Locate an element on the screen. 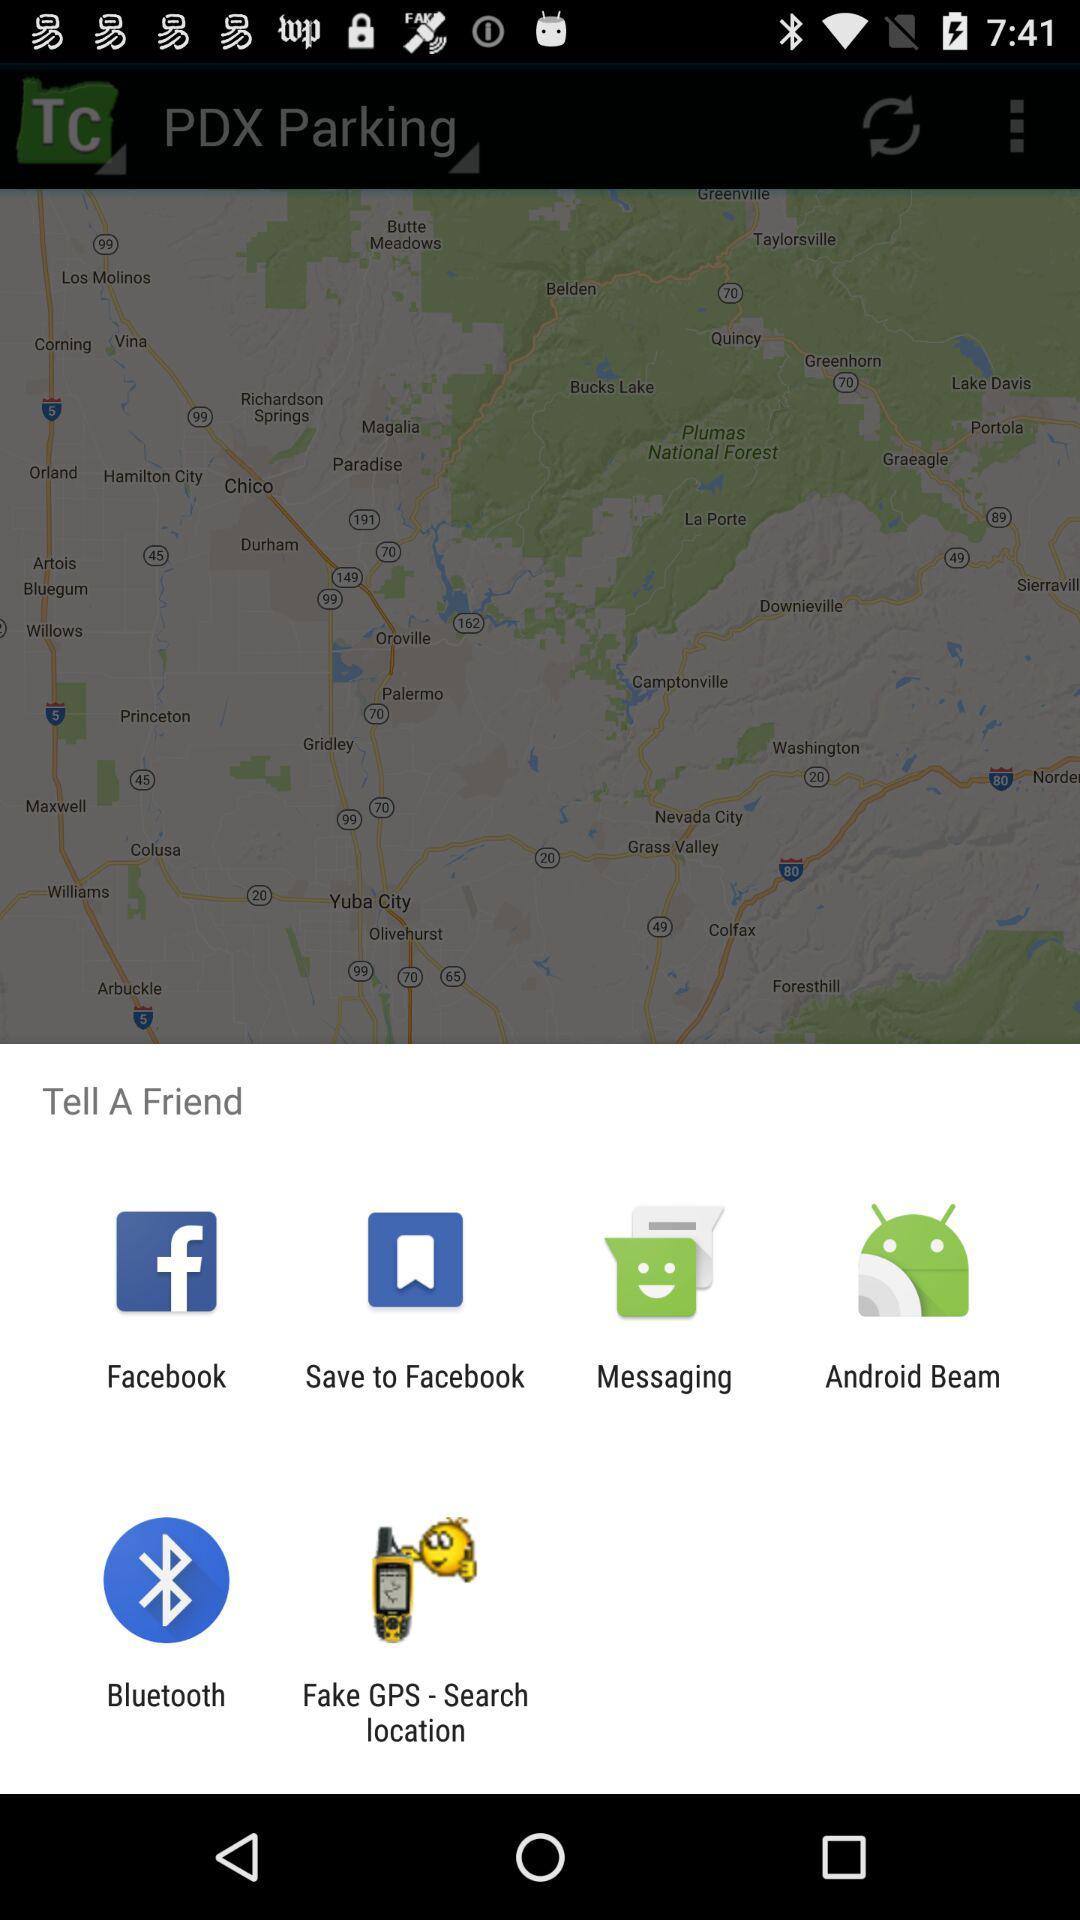 Image resolution: width=1080 pixels, height=1920 pixels. the item to the left of the android beam item is located at coordinates (664, 1392).